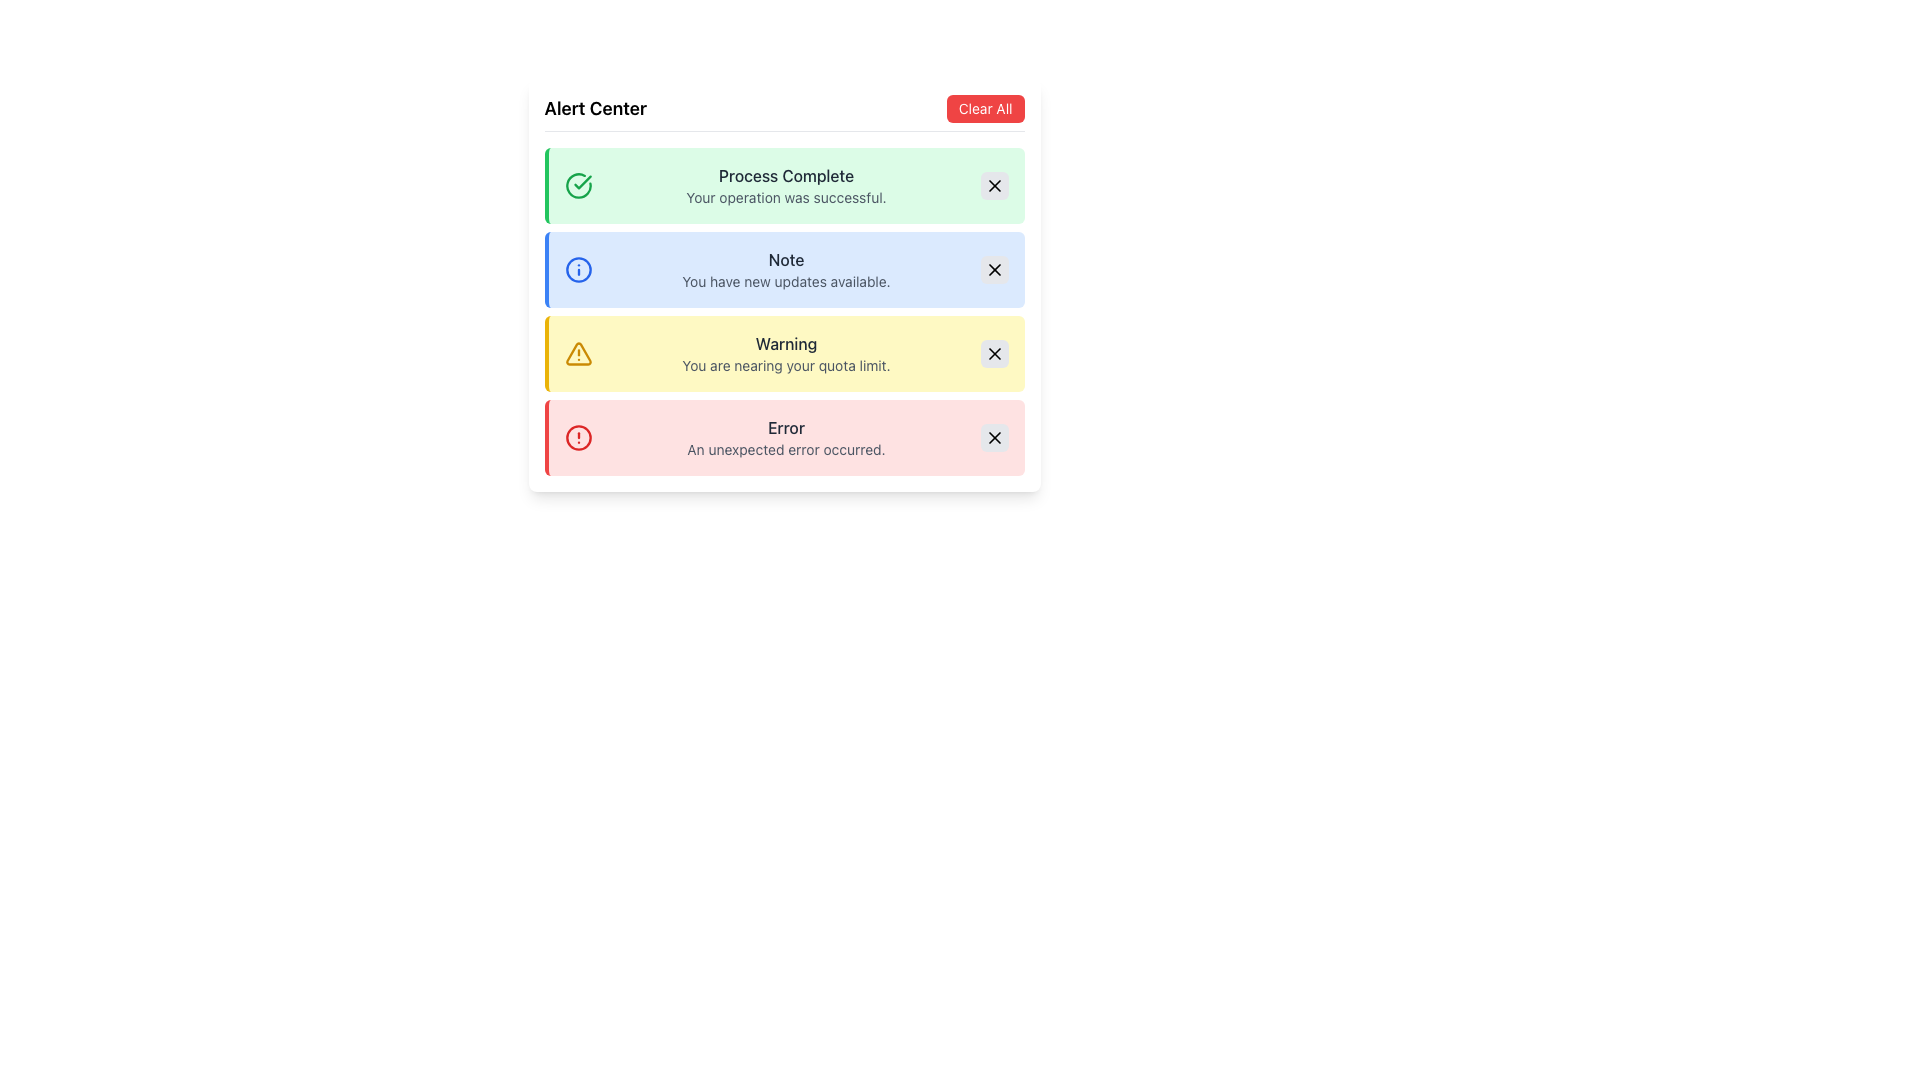  What do you see at coordinates (785, 366) in the screenshot?
I see `the text label displaying 'You are nearing your quota limit.' which is located in the notification center under the 'Warning' title` at bounding box center [785, 366].